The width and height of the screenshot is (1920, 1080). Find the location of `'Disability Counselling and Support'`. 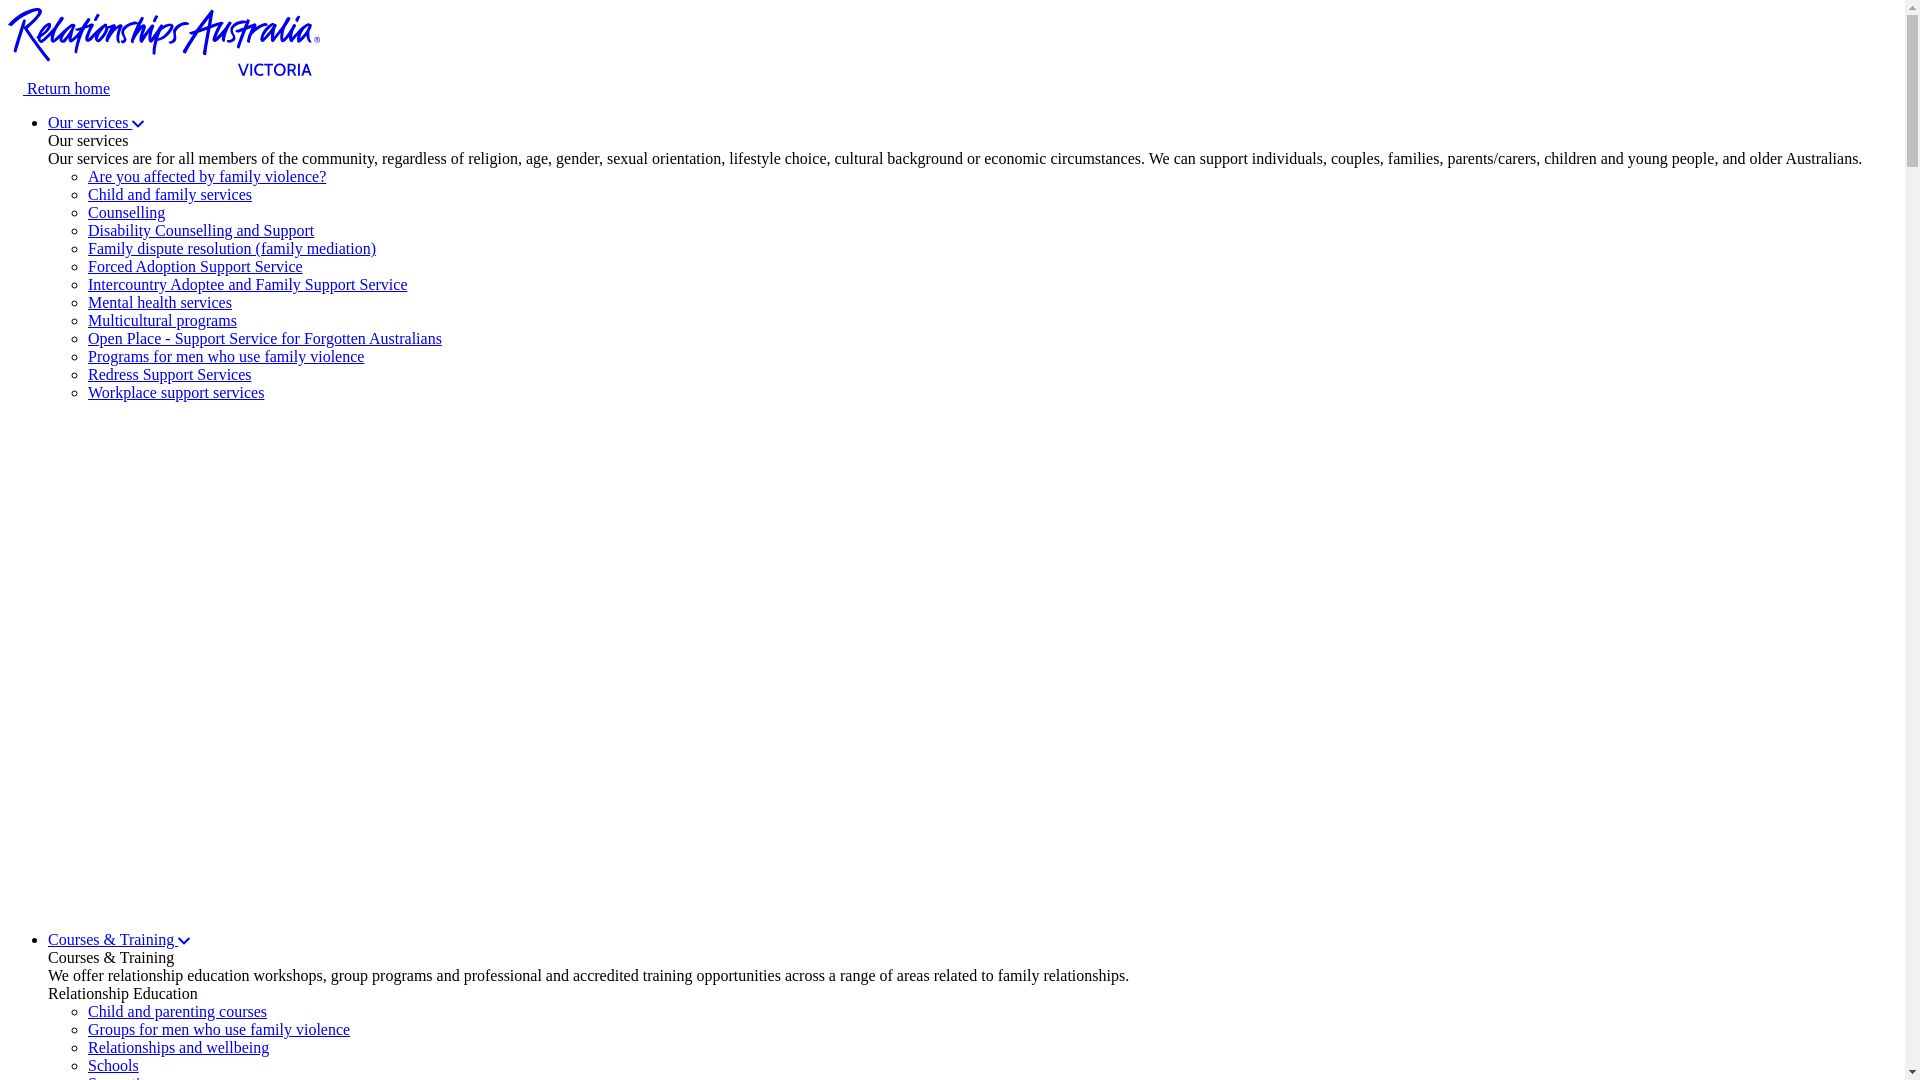

'Disability Counselling and Support' is located at coordinates (86, 229).